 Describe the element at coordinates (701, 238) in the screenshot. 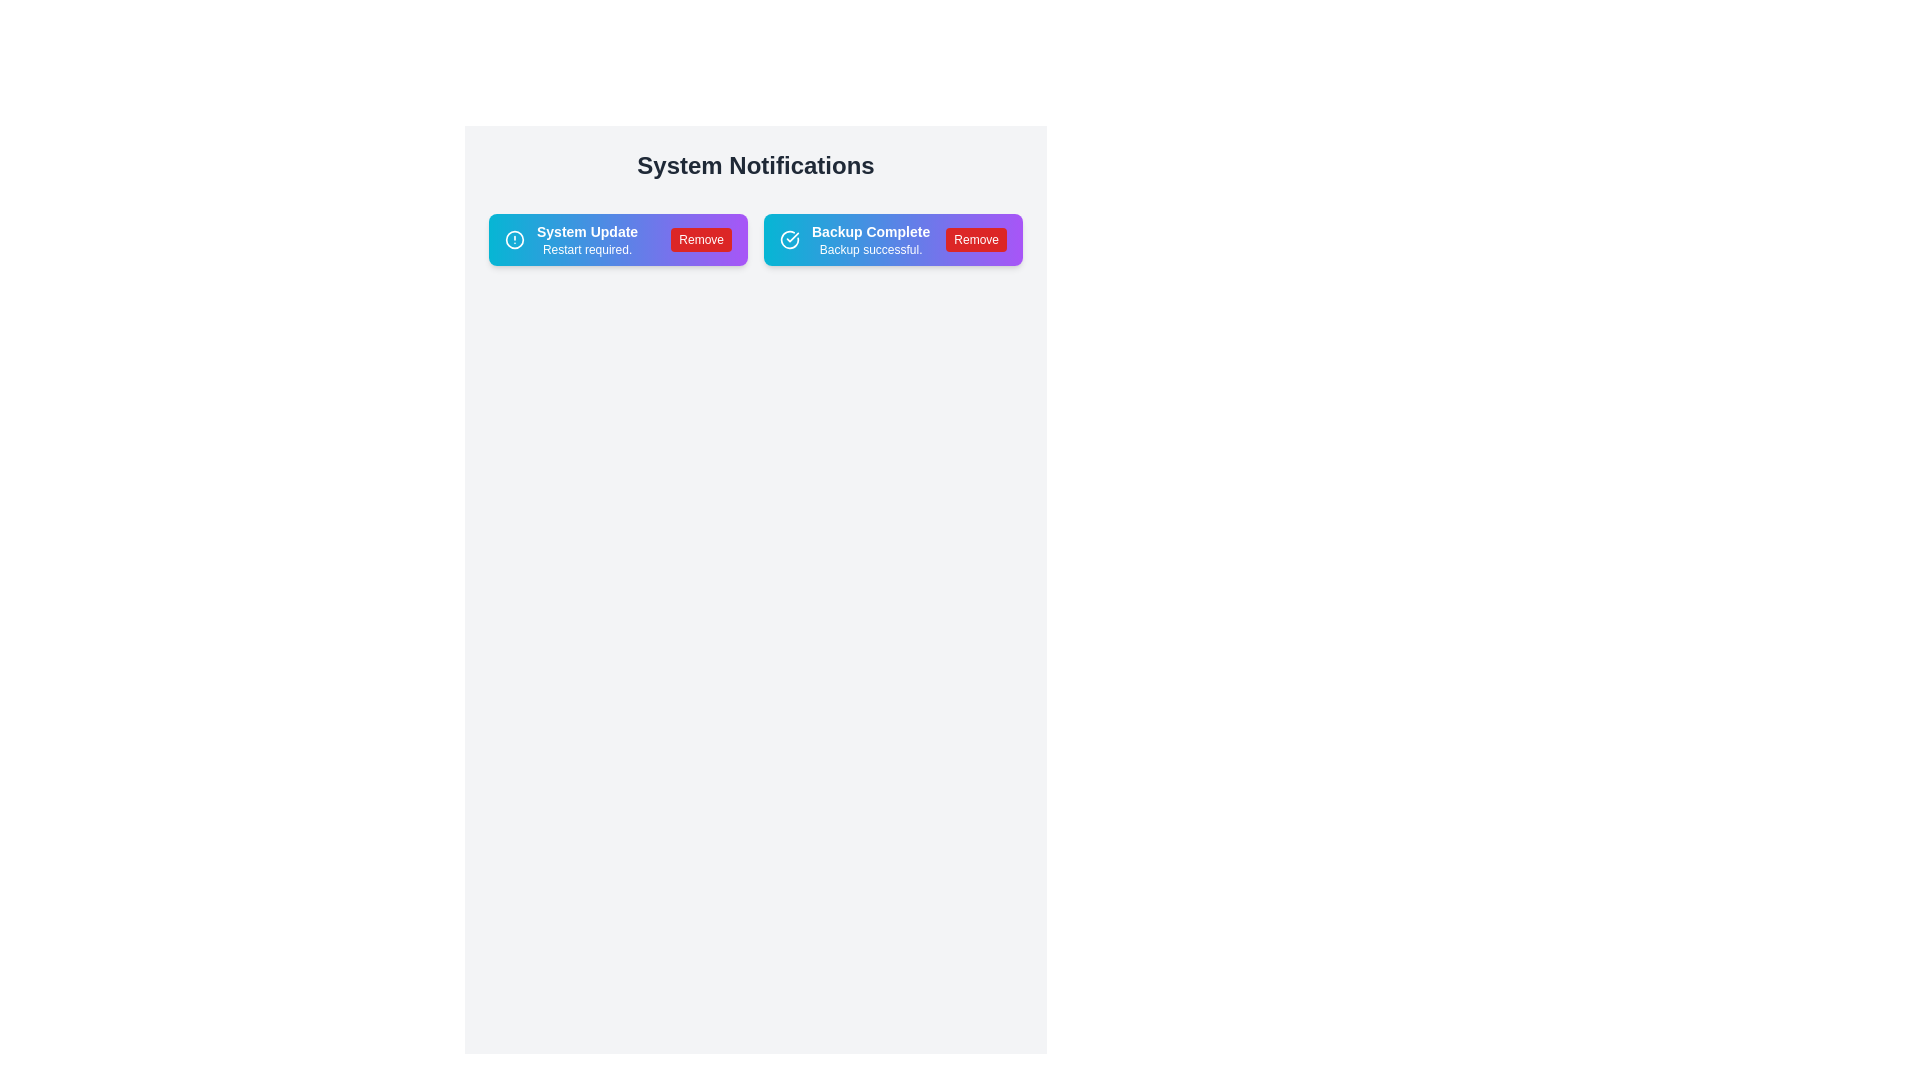

I see `remove button for the notification chip labeled 'System Update'` at that location.